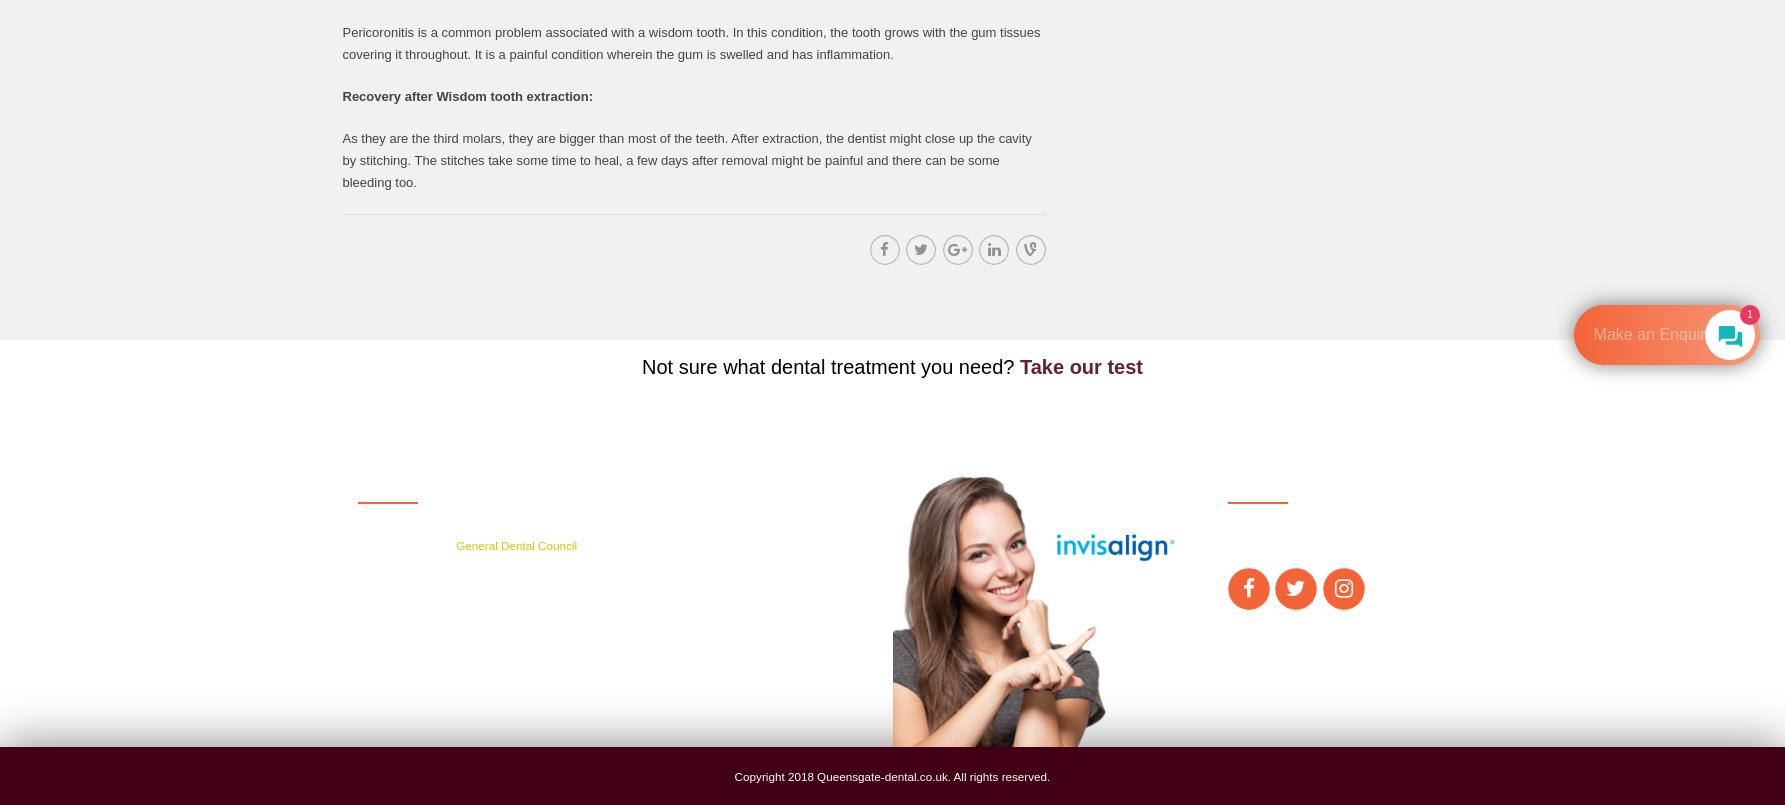  Describe the element at coordinates (412, 584) in the screenshot. I see `'ADDRESS'` at that location.